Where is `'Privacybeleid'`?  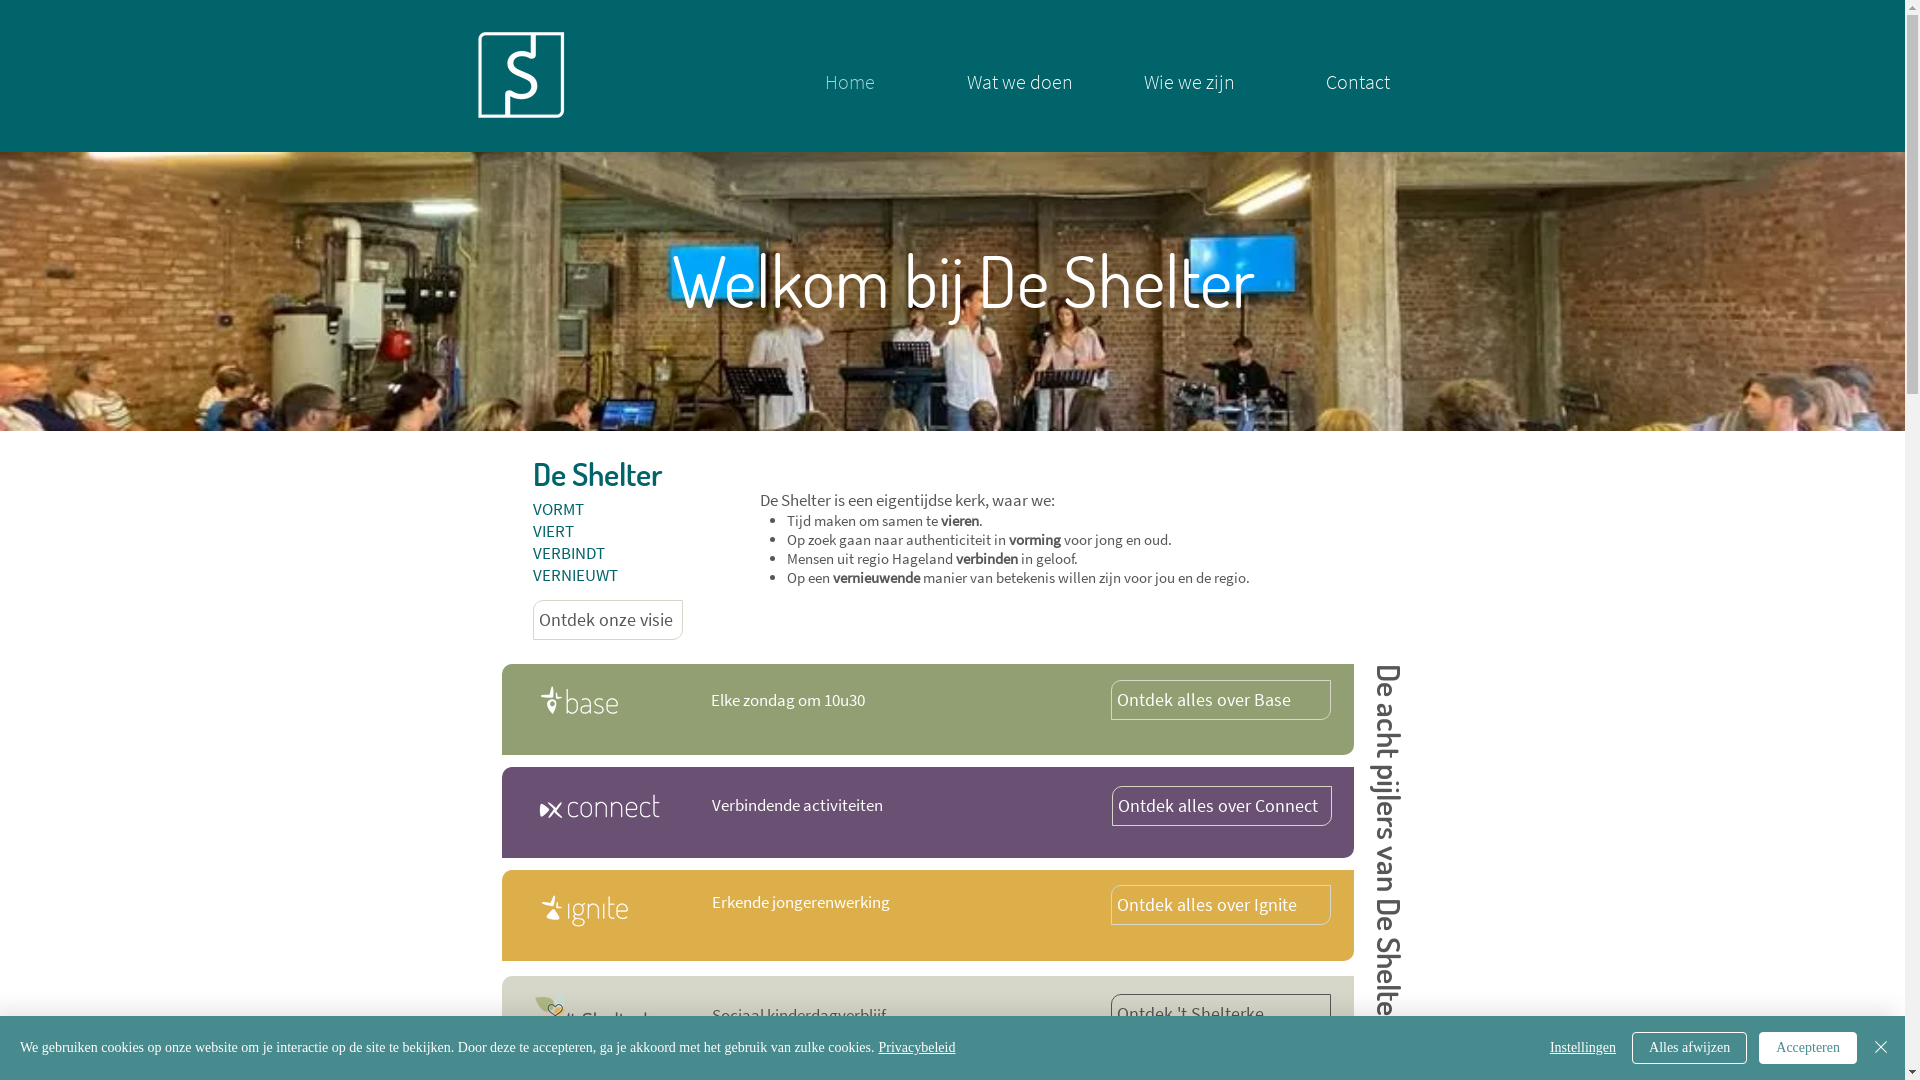
'Privacybeleid' is located at coordinates (915, 1046).